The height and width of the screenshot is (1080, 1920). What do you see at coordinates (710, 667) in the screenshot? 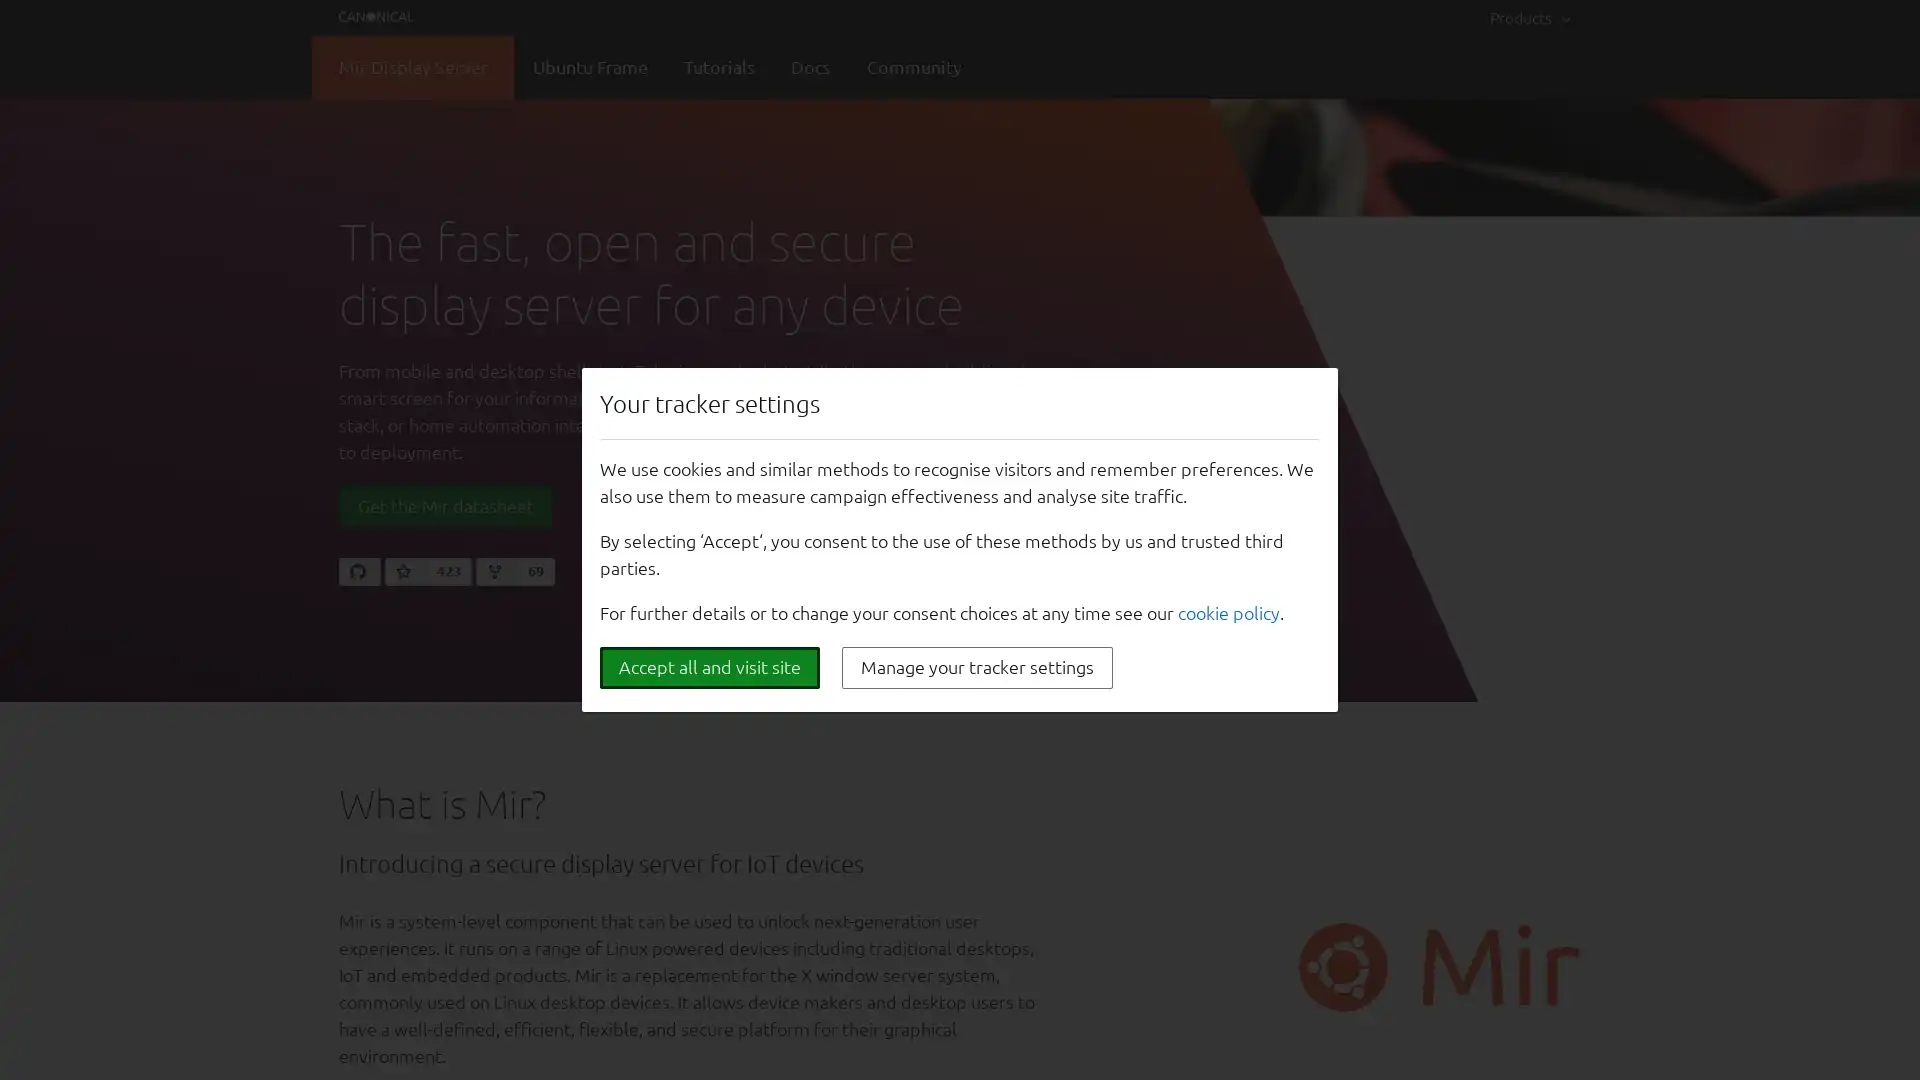
I see `Accept all and visit site` at bounding box center [710, 667].